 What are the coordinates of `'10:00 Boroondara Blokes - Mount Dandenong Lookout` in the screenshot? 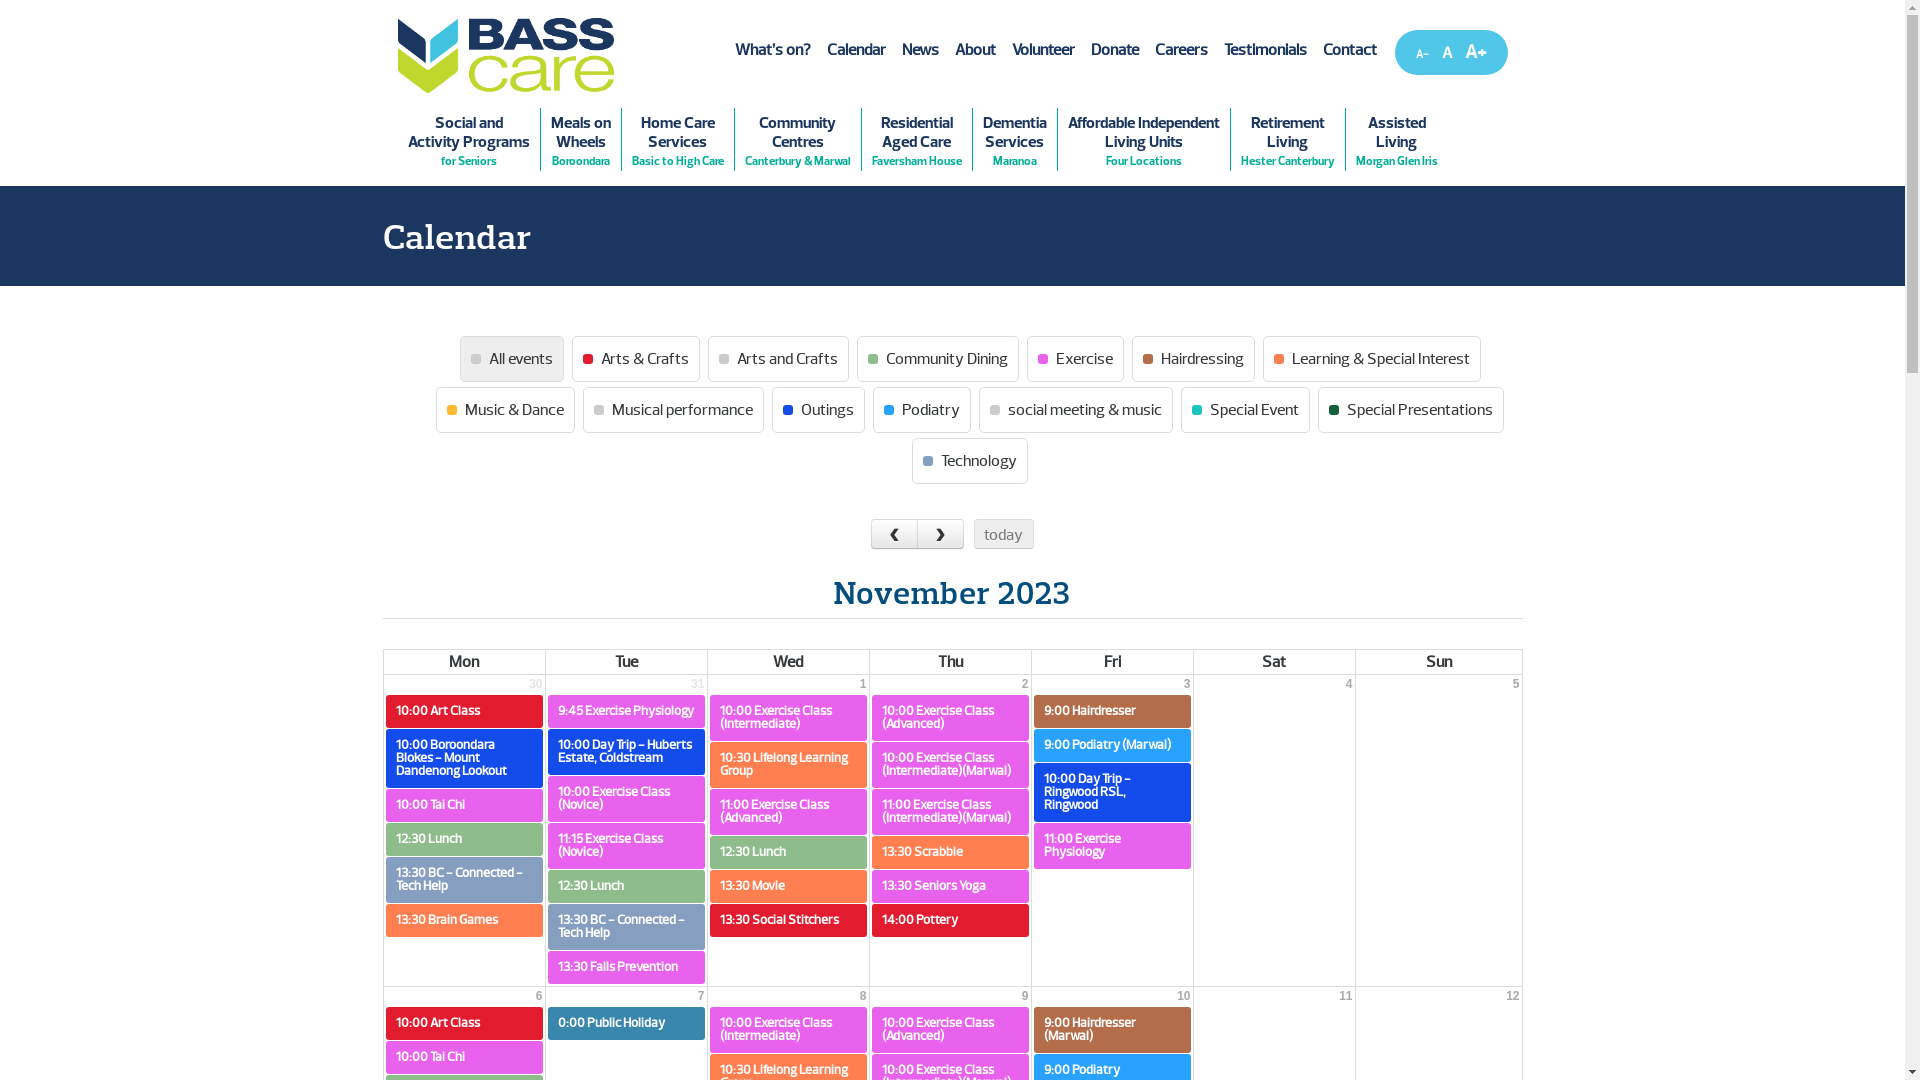 It's located at (385, 758).